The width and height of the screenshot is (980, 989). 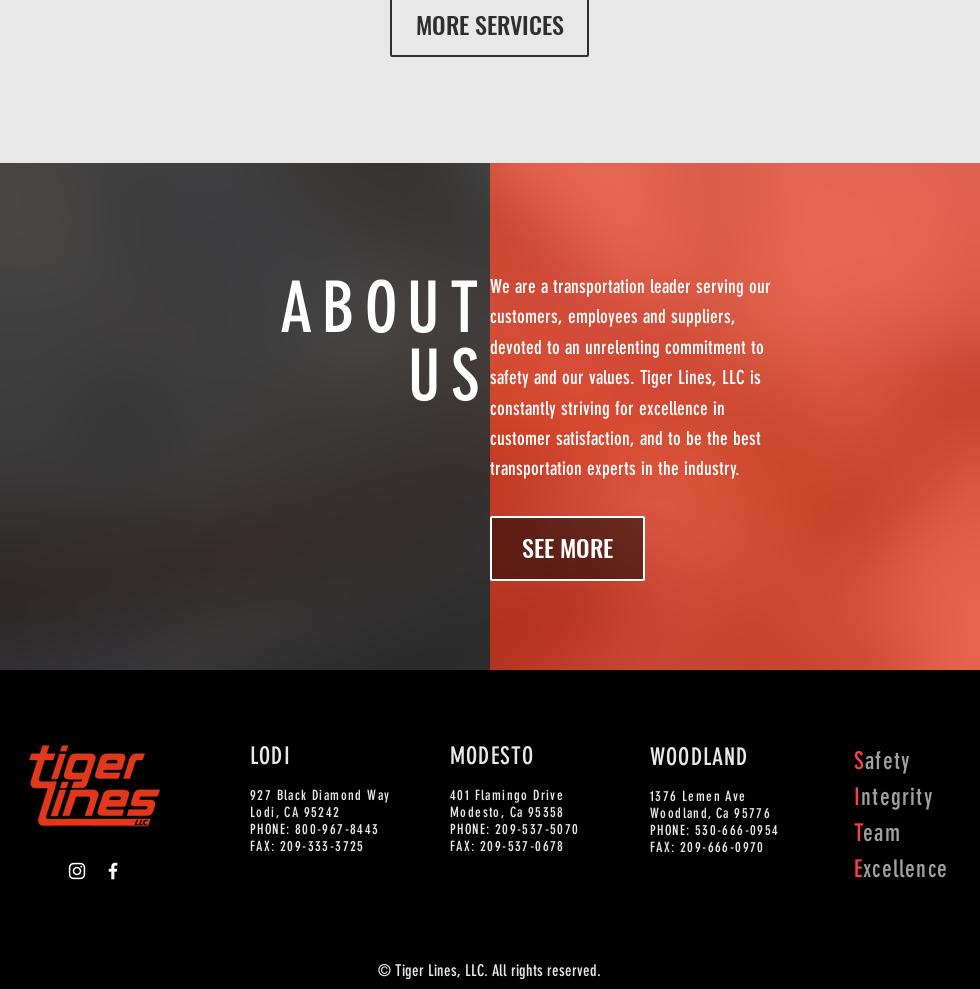 What do you see at coordinates (506, 811) in the screenshot?
I see `'Modesto, Ca 95358'` at bounding box center [506, 811].